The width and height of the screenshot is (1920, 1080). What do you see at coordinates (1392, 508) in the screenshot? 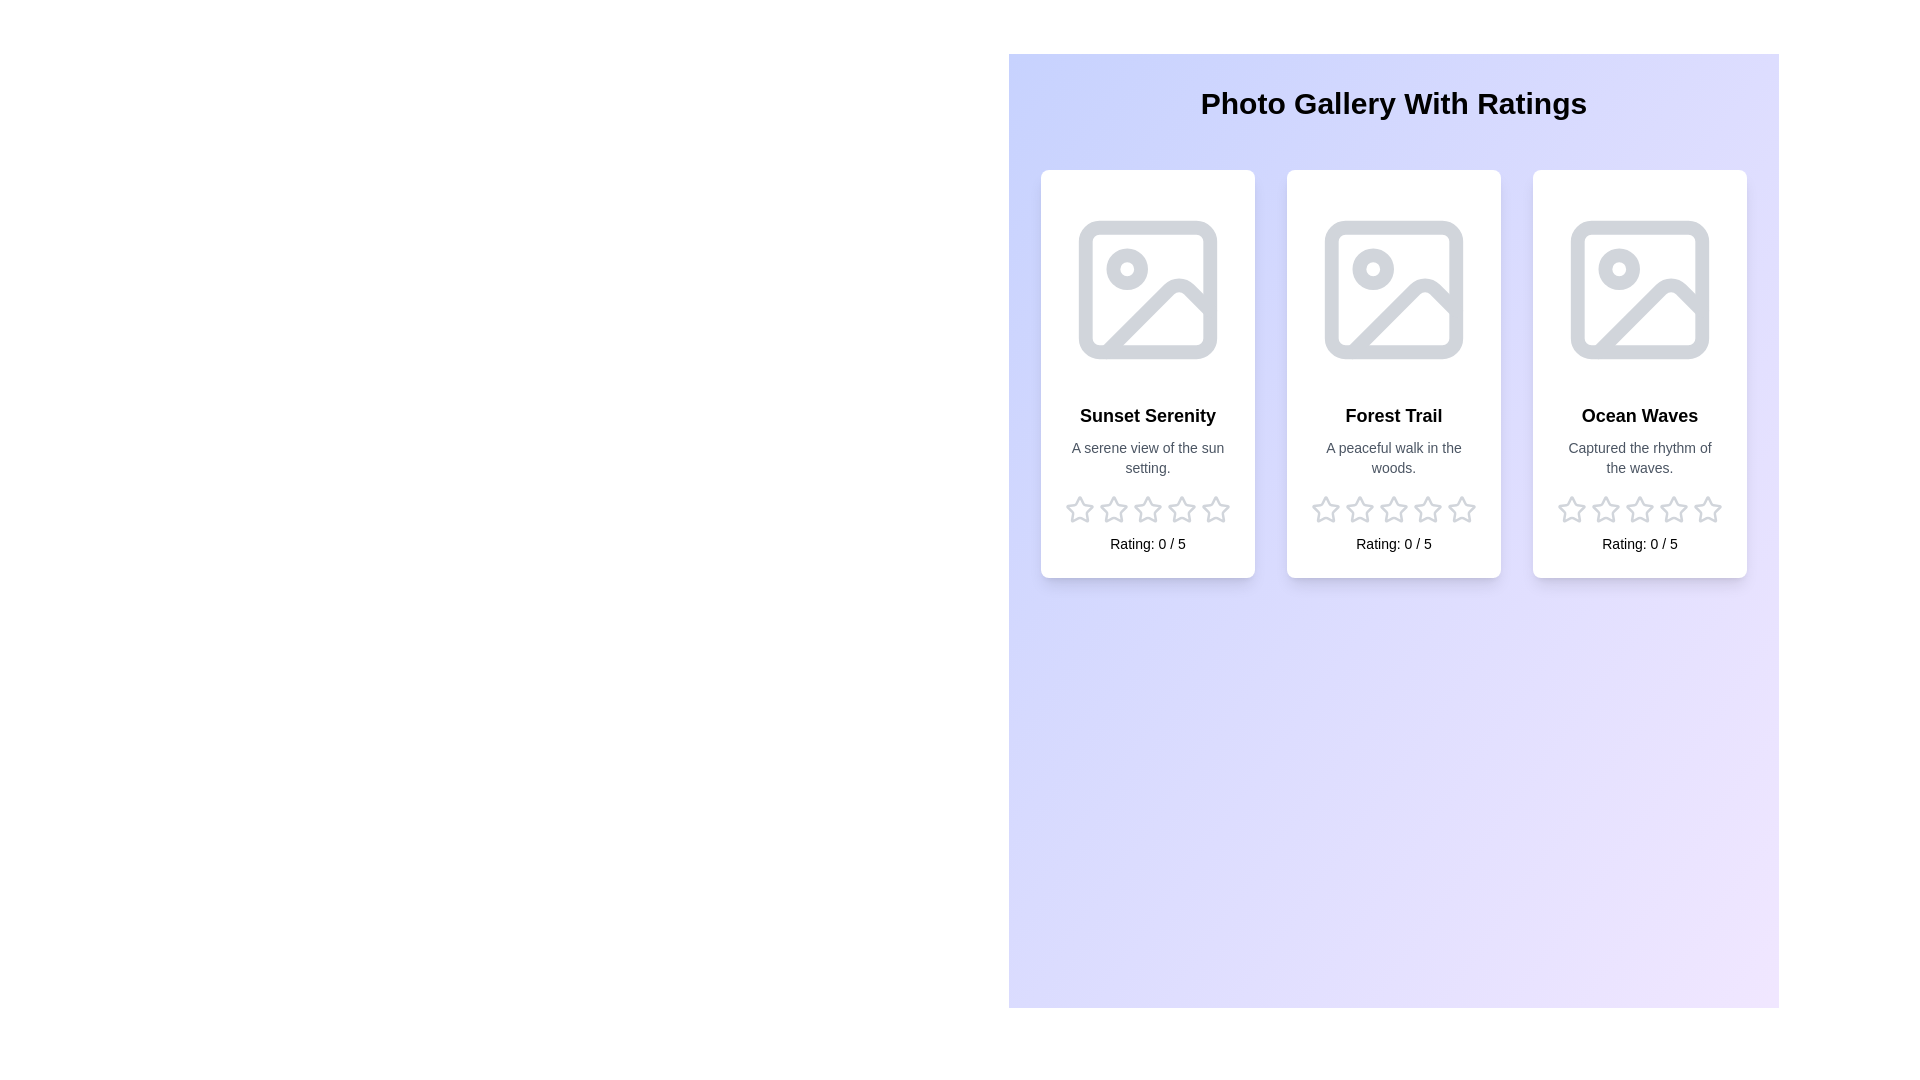
I see `the star corresponding to the rating 3 for the image Forest Trail` at bounding box center [1392, 508].